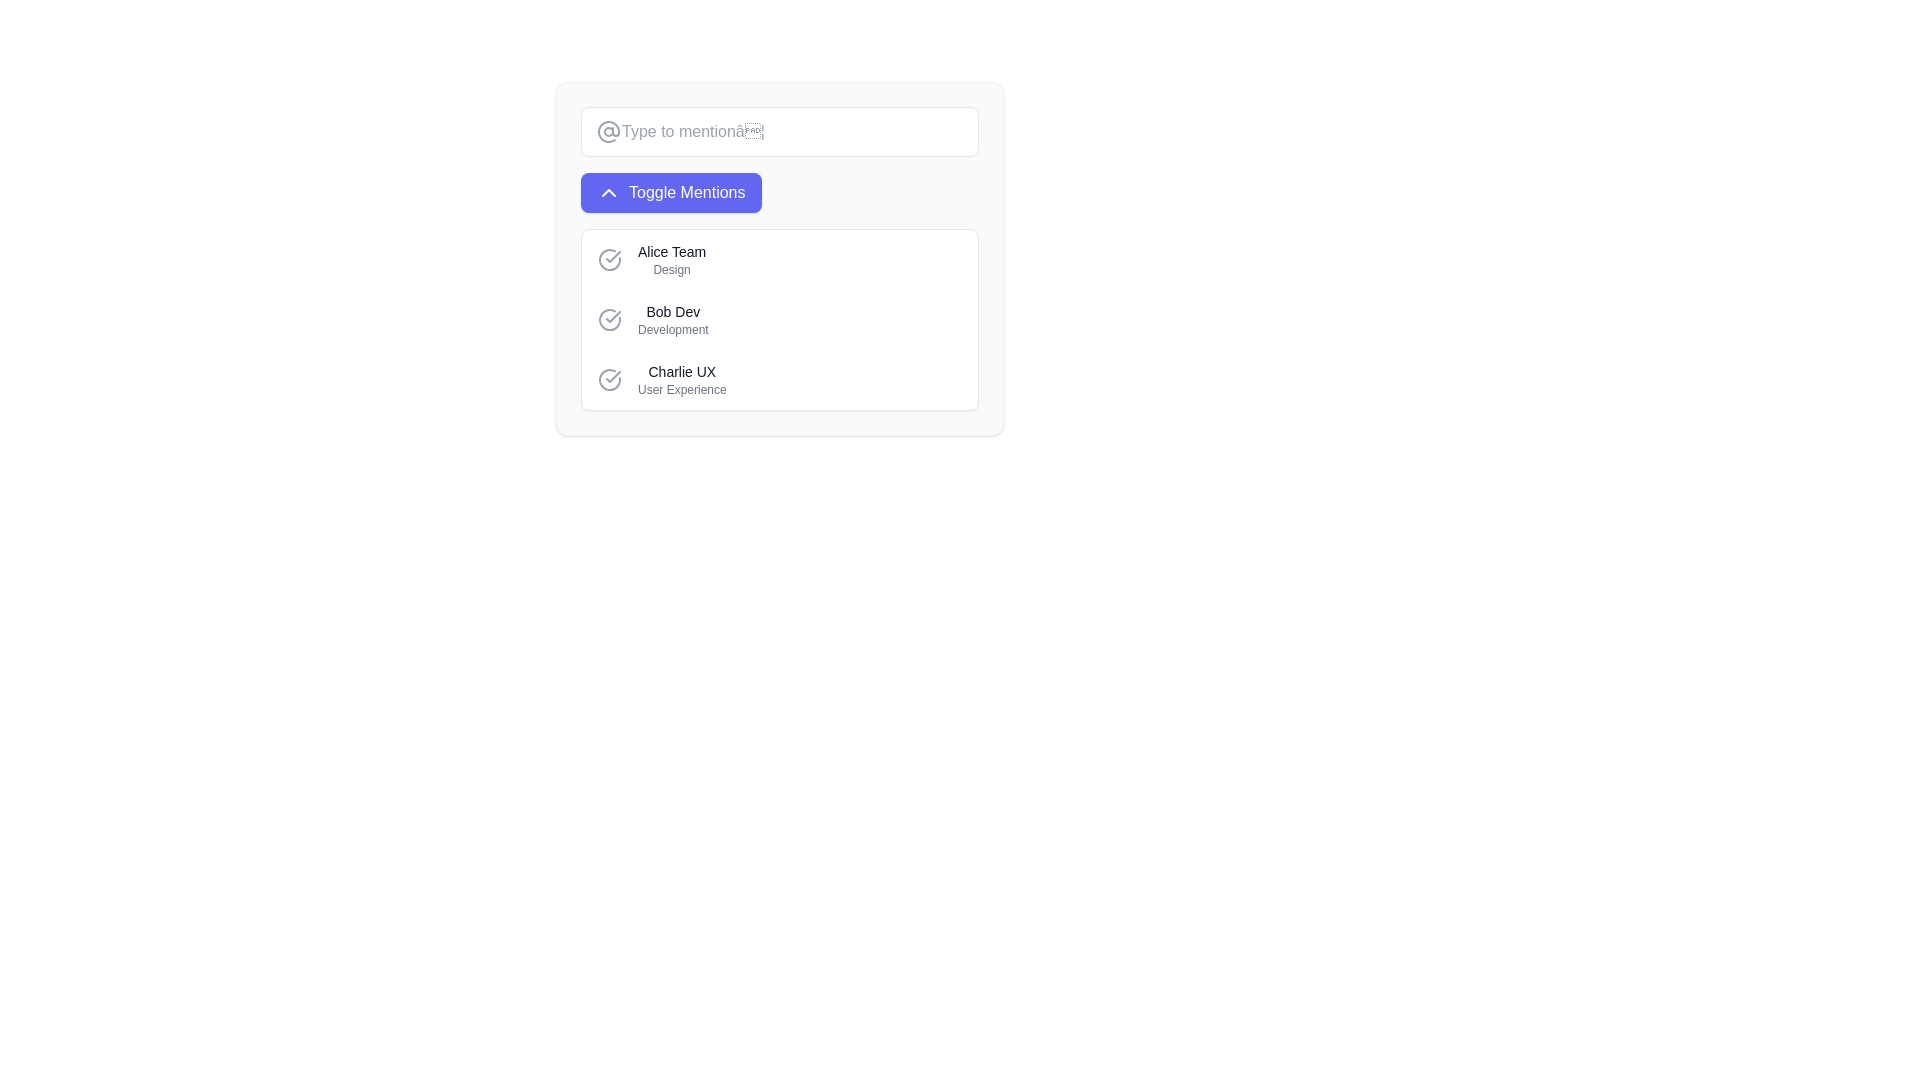 This screenshot has height=1080, width=1920. Describe the element at coordinates (687, 192) in the screenshot. I see `the 'Toggle Mentions' text label, which is styled with white text on a blue background, located at the top of a dropdown interface` at that location.